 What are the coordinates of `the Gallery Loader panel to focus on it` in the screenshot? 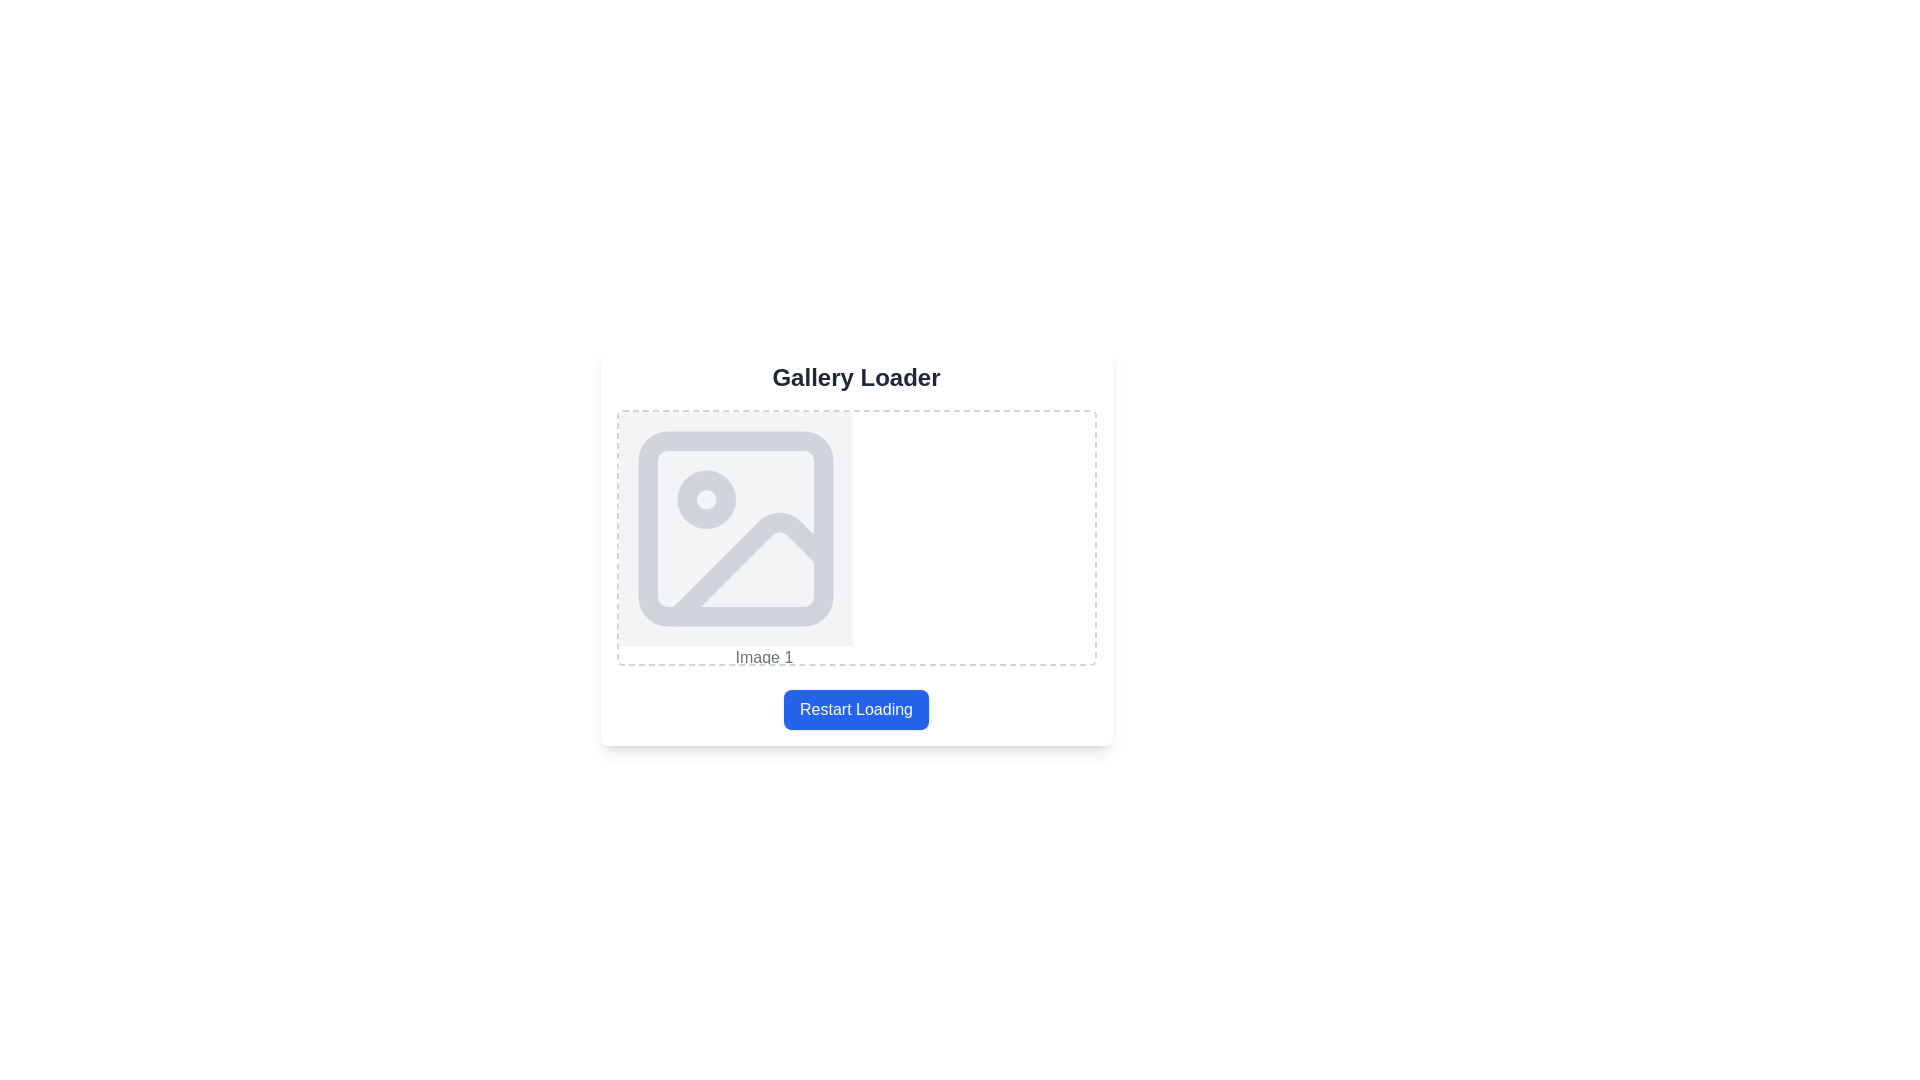 It's located at (856, 546).